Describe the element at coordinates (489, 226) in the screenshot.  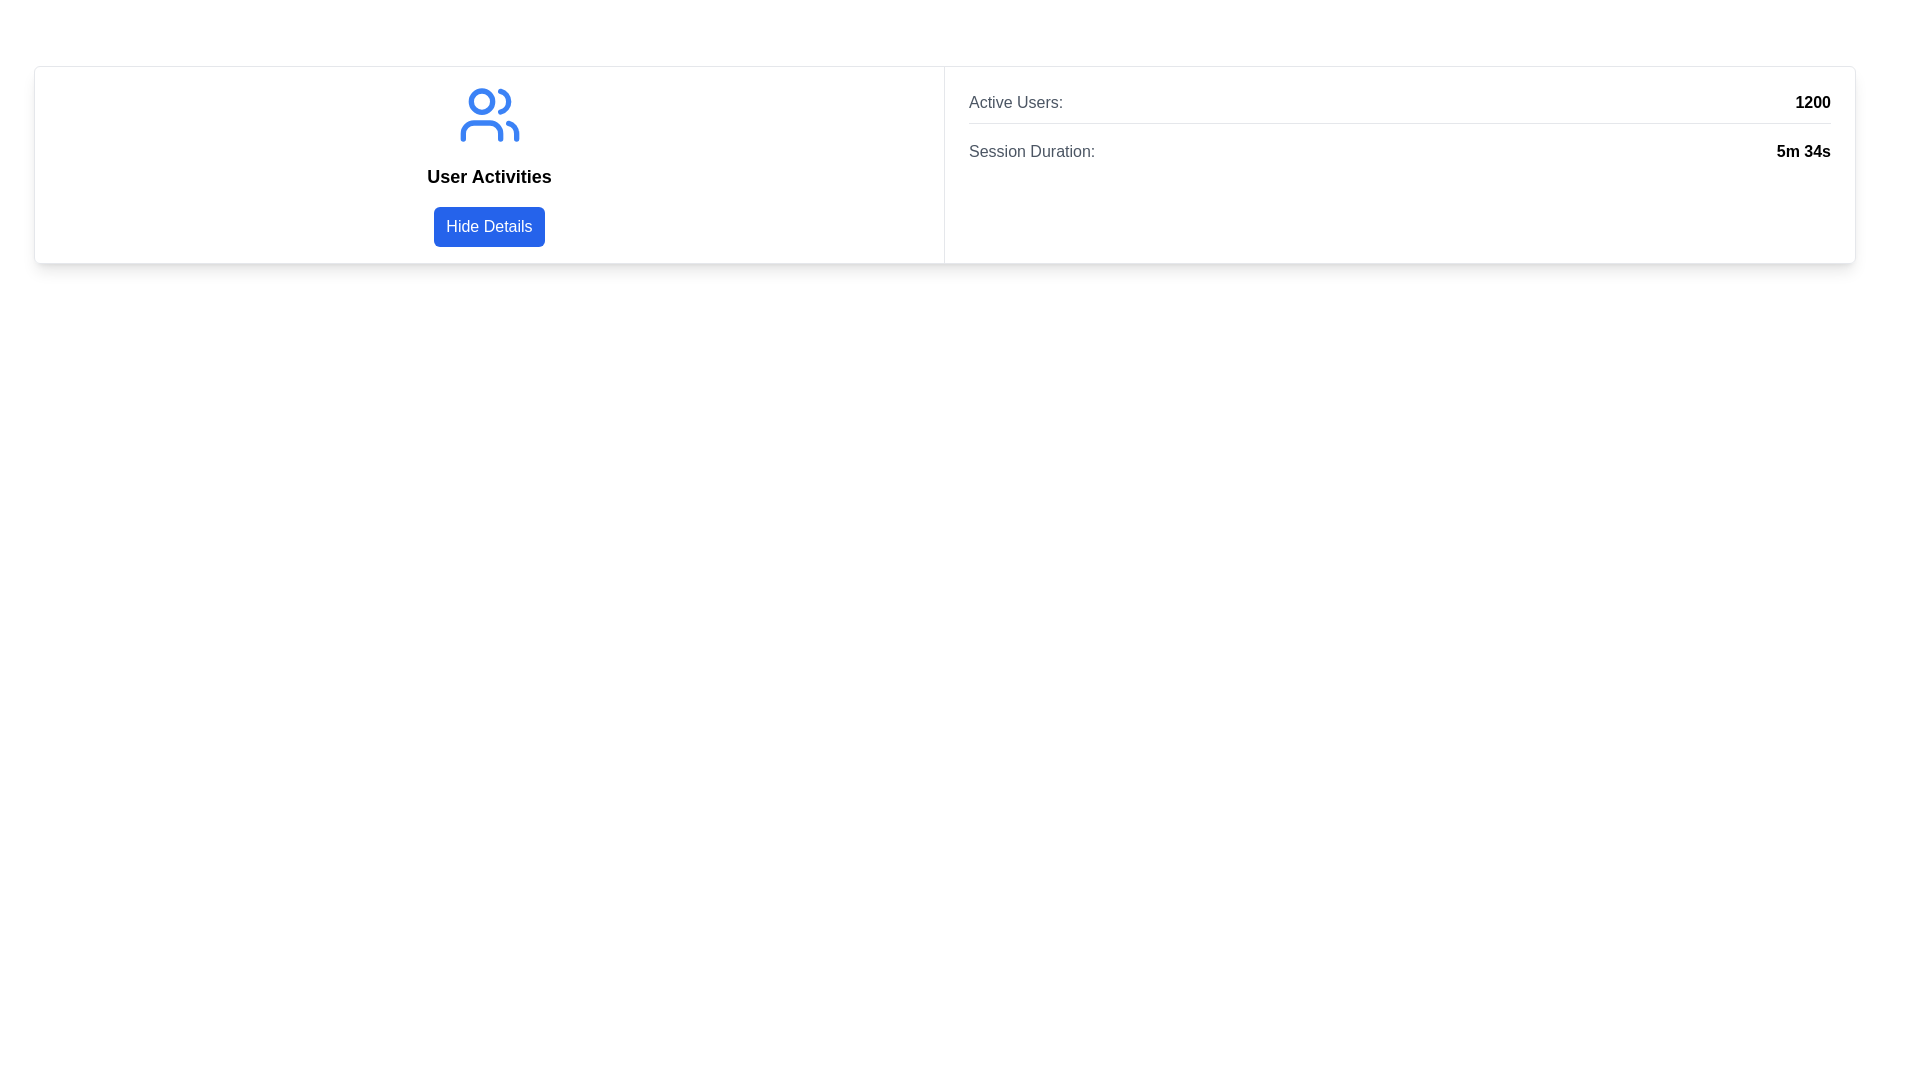
I see `the toggle button located directly beneath the 'User Activities' heading to hide additional details related to user activities` at that location.